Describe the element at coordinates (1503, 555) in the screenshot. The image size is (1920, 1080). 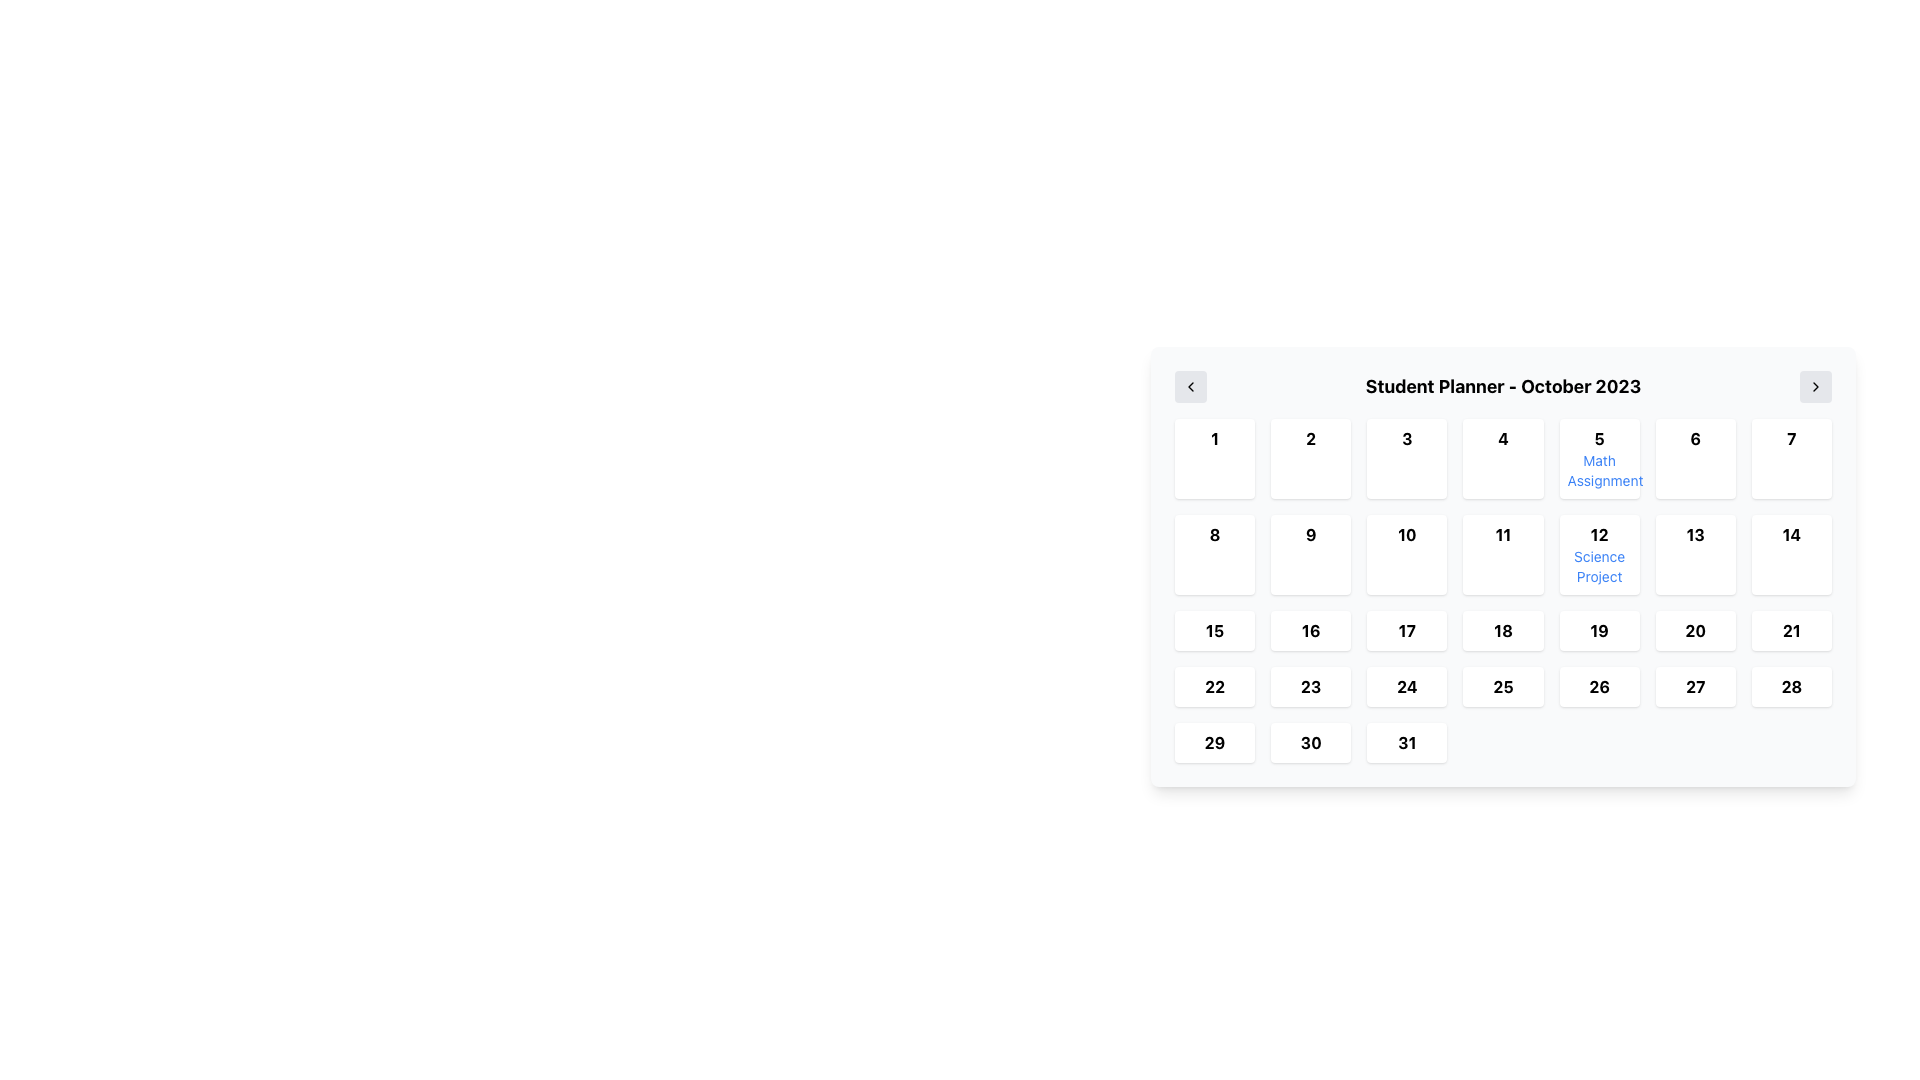
I see `the Calendar Date Cell that displays the number '11'` at that location.